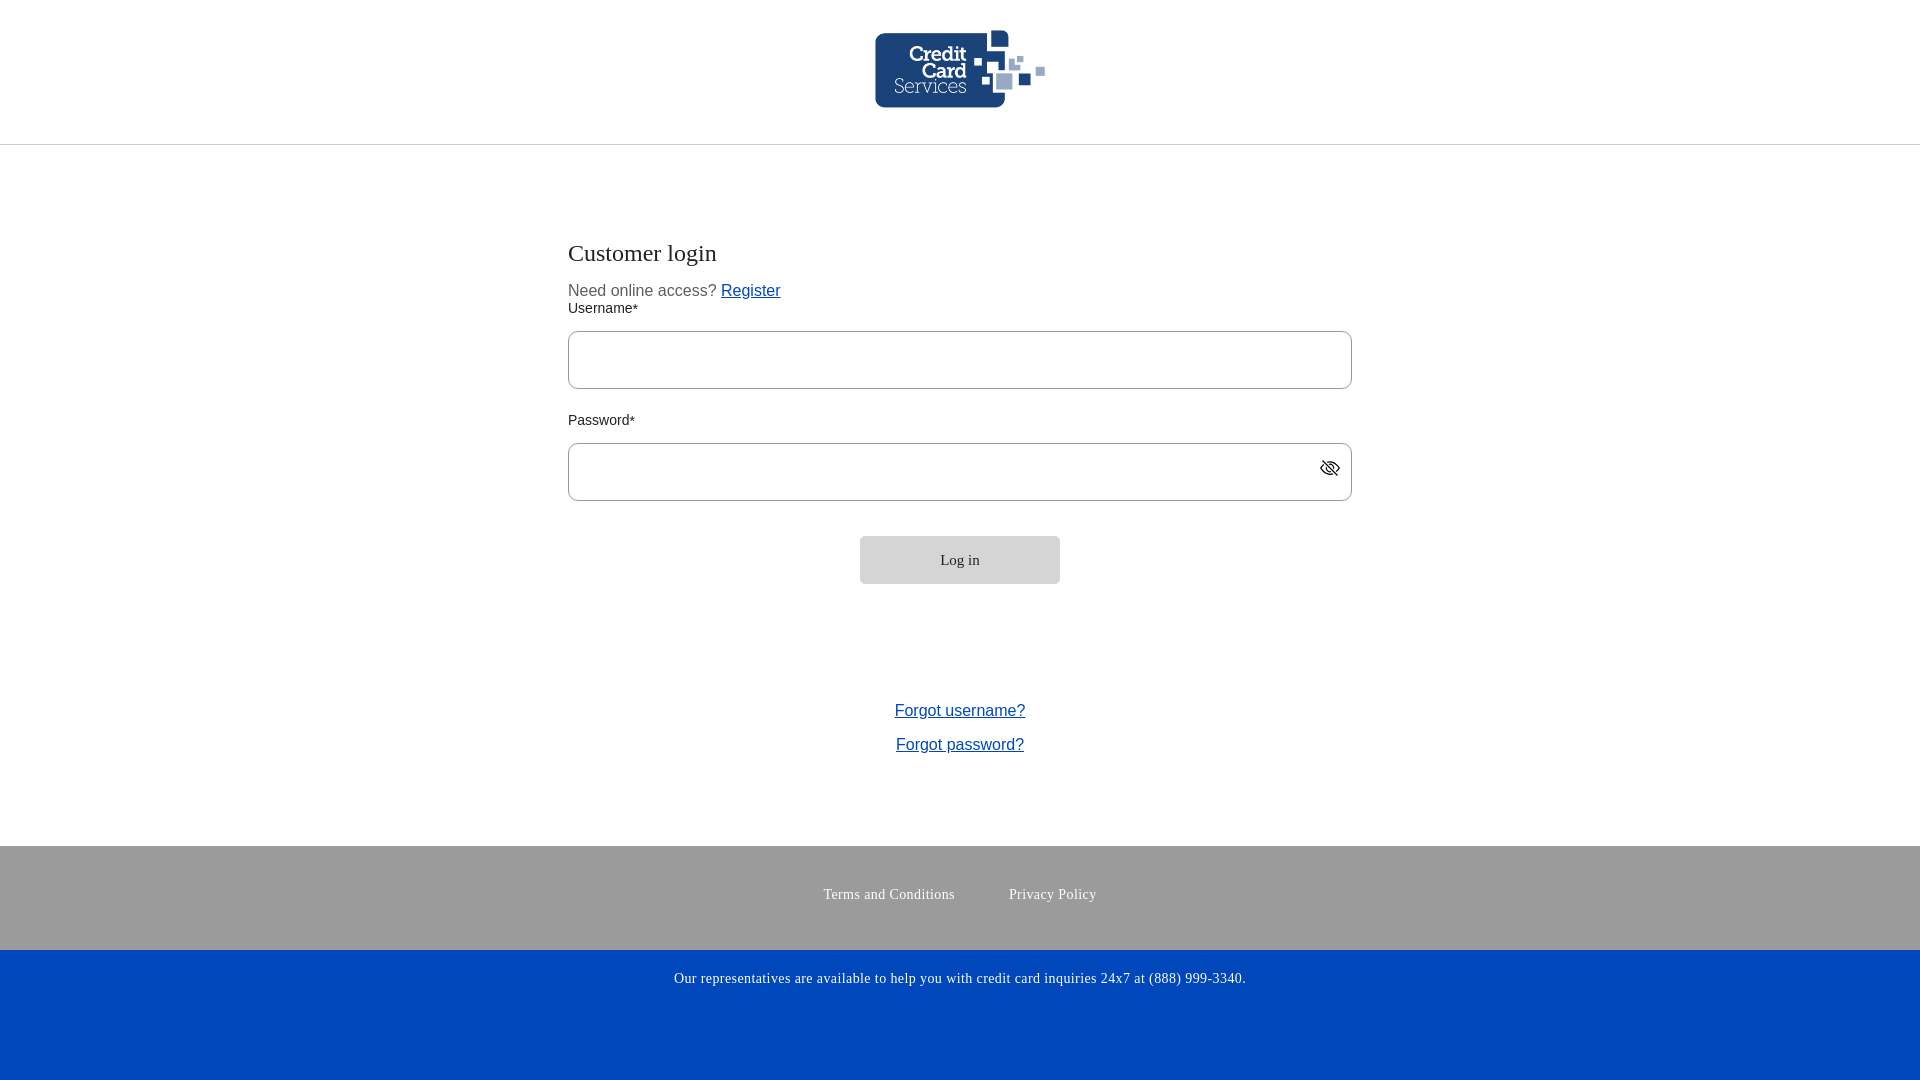 Image resolution: width=1920 pixels, height=1080 pixels. I want to click on 'Forgot password?', so click(960, 745).